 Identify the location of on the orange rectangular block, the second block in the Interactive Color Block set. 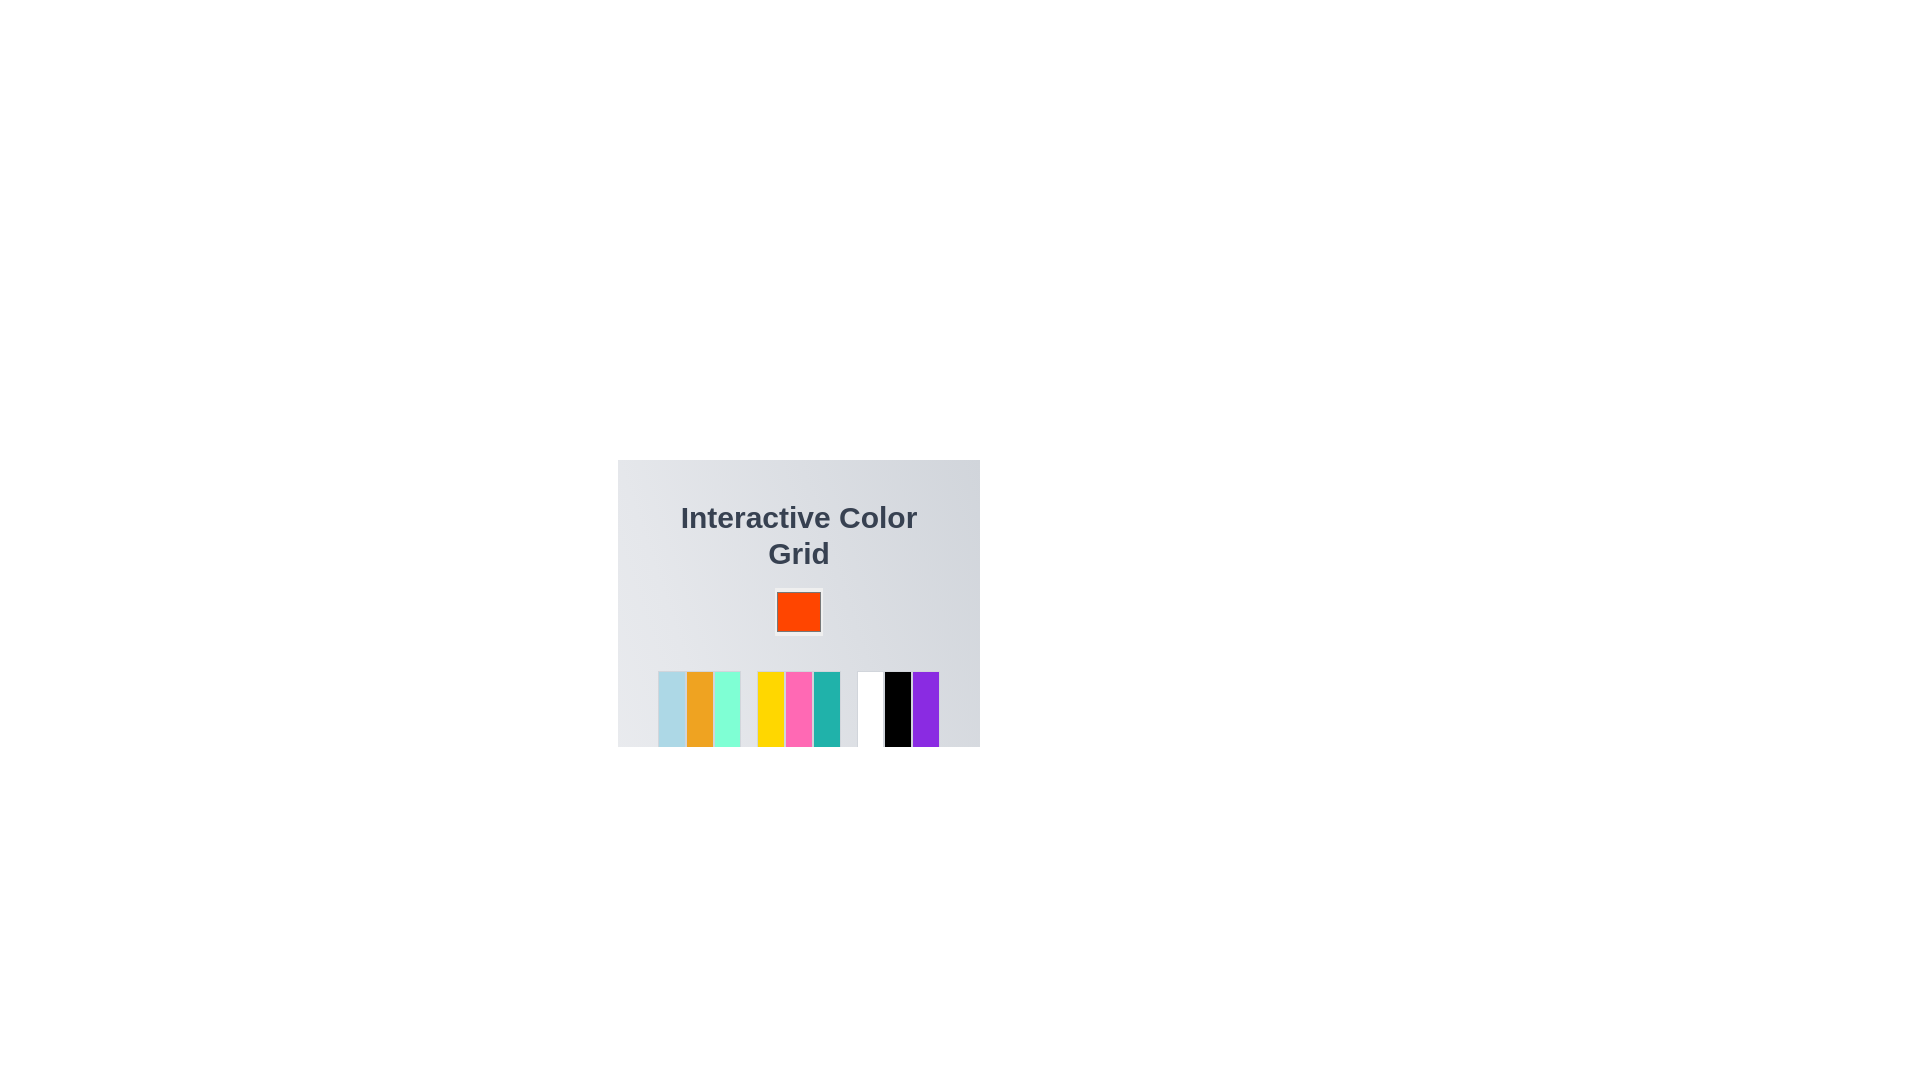
(699, 709).